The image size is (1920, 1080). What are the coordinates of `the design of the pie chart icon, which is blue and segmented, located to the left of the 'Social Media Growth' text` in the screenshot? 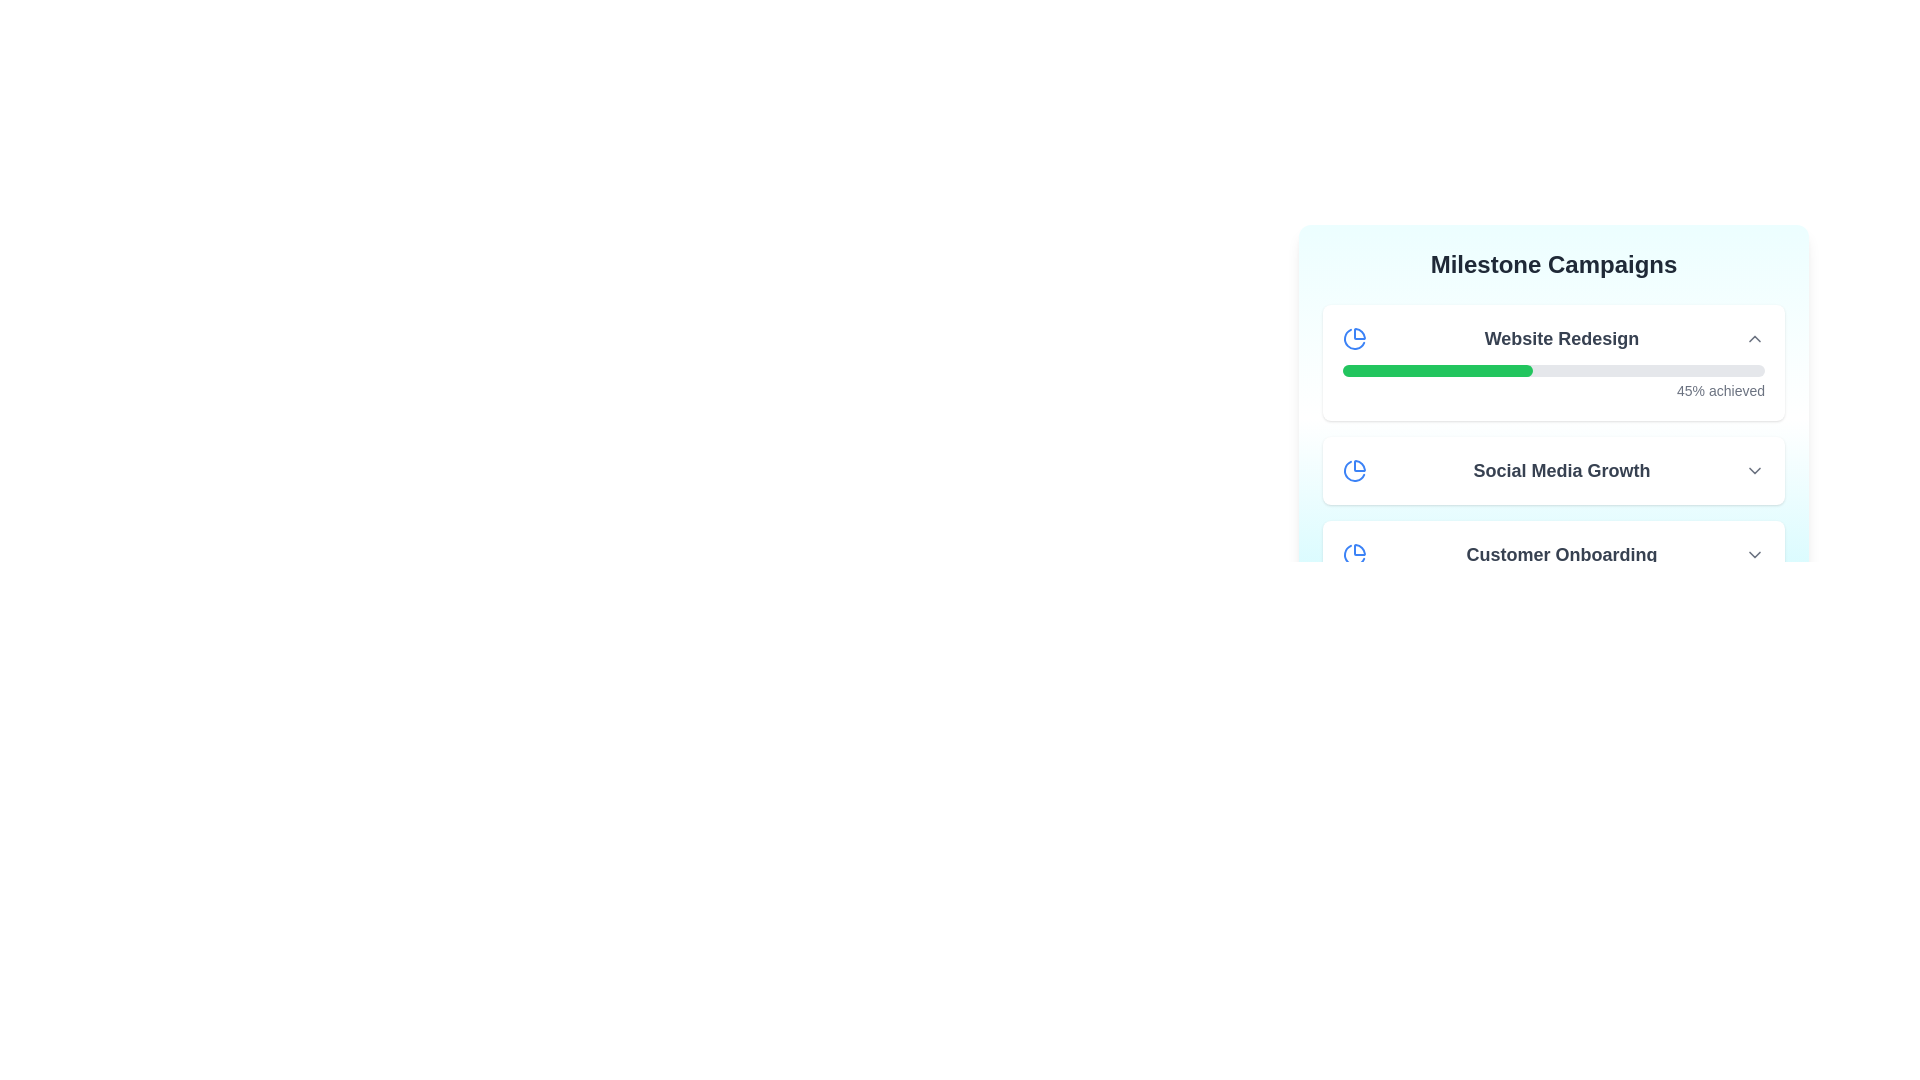 It's located at (1354, 470).